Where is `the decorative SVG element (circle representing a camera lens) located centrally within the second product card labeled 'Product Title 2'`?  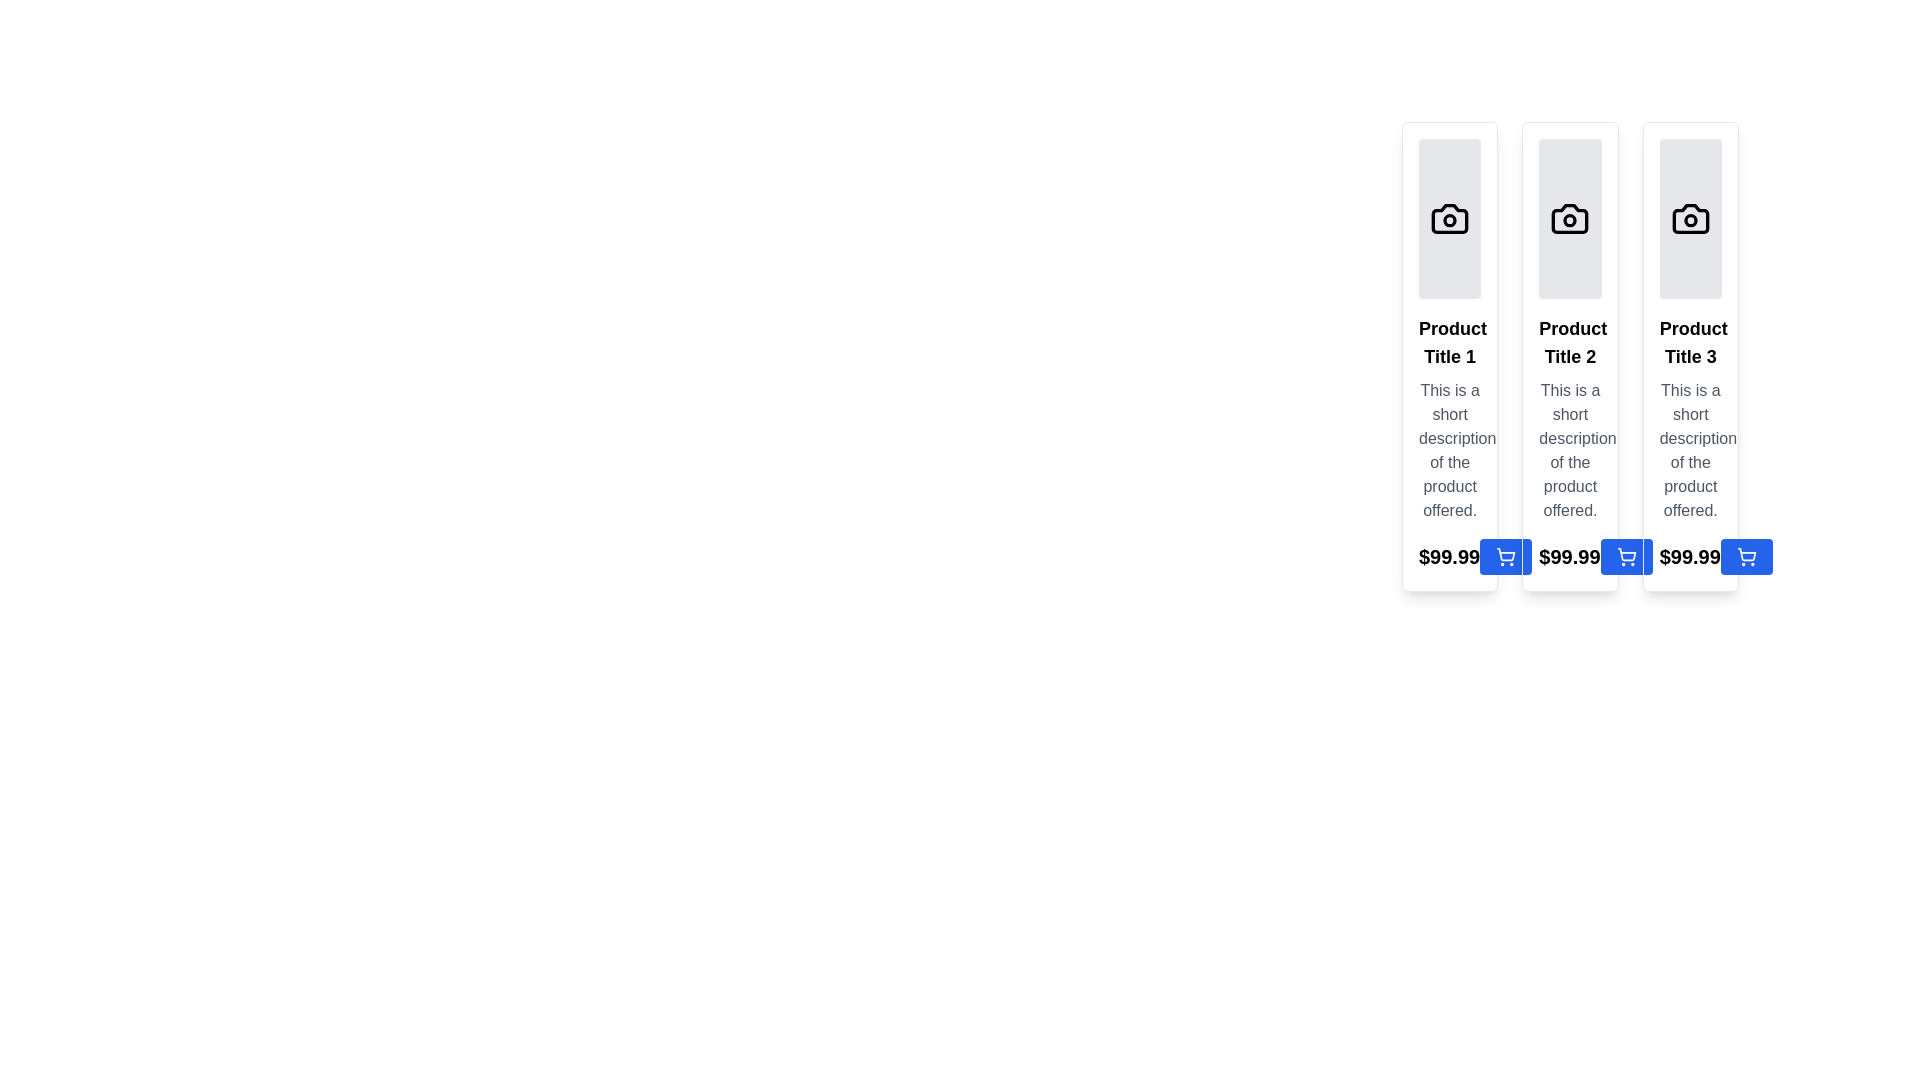 the decorative SVG element (circle representing a camera lens) located centrally within the second product card labeled 'Product Title 2' is located at coordinates (1569, 220).